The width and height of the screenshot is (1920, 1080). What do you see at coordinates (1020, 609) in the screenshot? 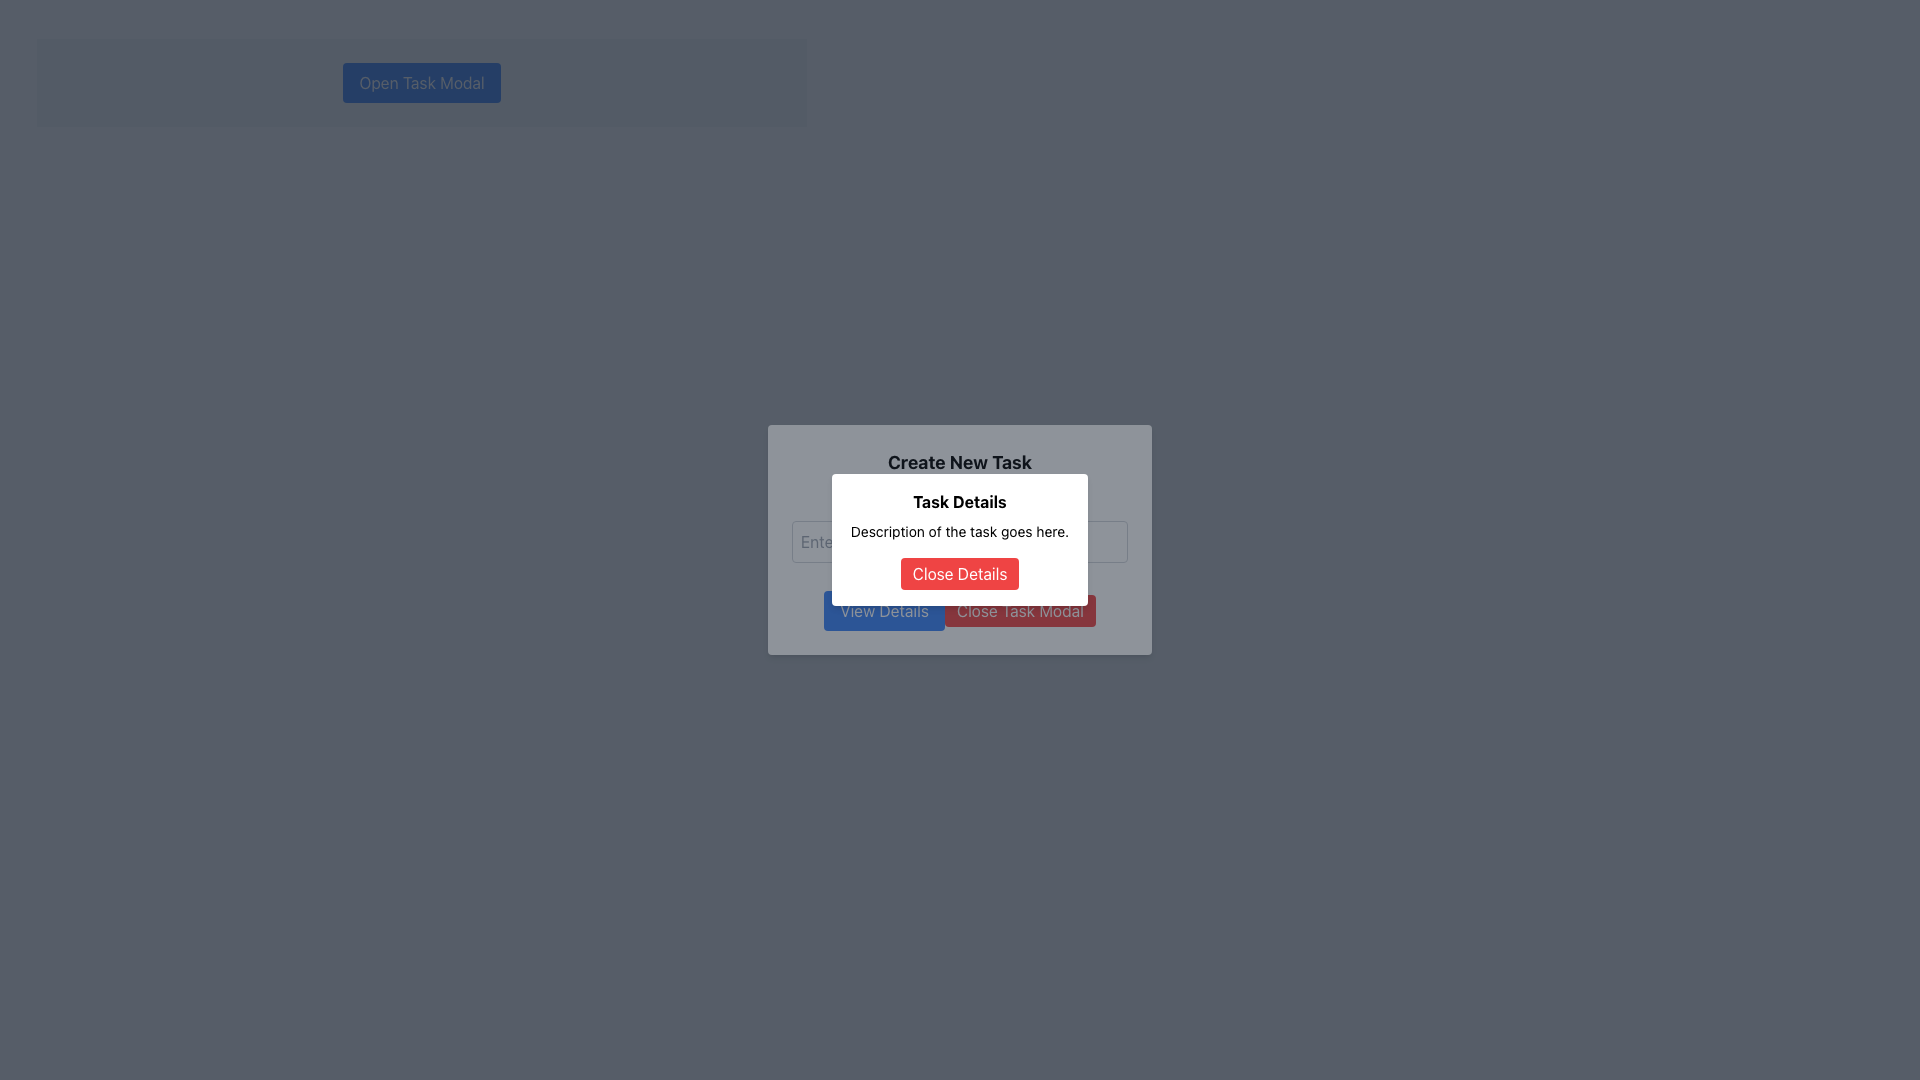
I see `the button located at the bottom-right area of the modal dialog` at bounding box center [1020, 609].